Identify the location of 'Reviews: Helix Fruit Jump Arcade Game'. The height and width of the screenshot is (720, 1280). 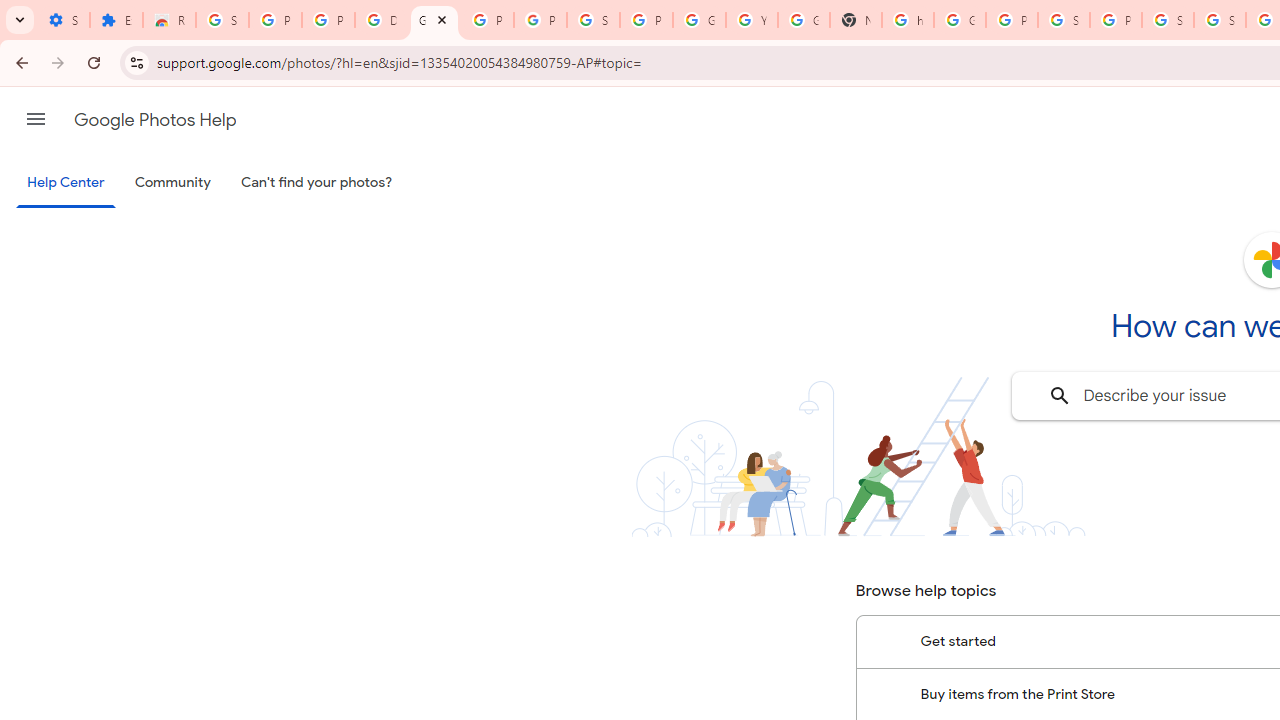
(169, 20).